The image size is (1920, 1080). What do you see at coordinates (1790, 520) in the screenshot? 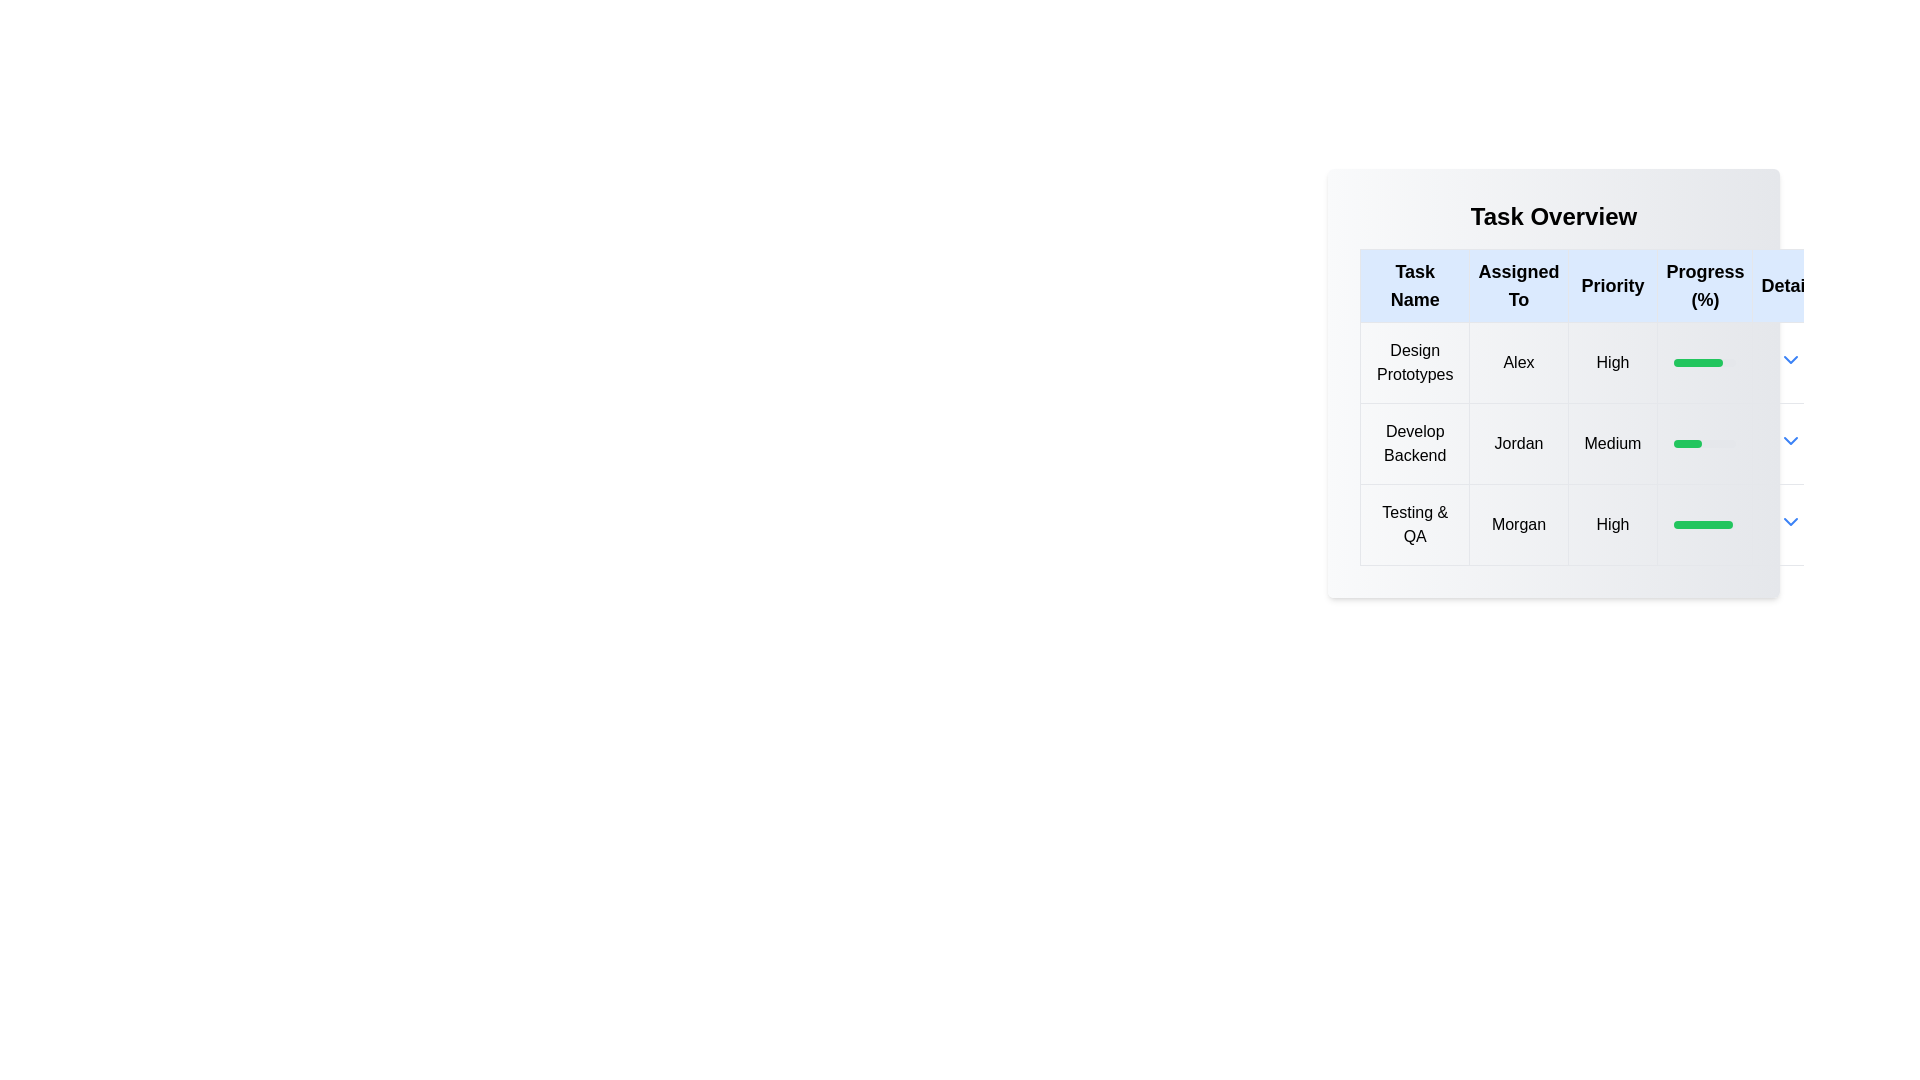
I see `expand/collapse button for the task Testing & QA` at bounding box center [1790, 520].